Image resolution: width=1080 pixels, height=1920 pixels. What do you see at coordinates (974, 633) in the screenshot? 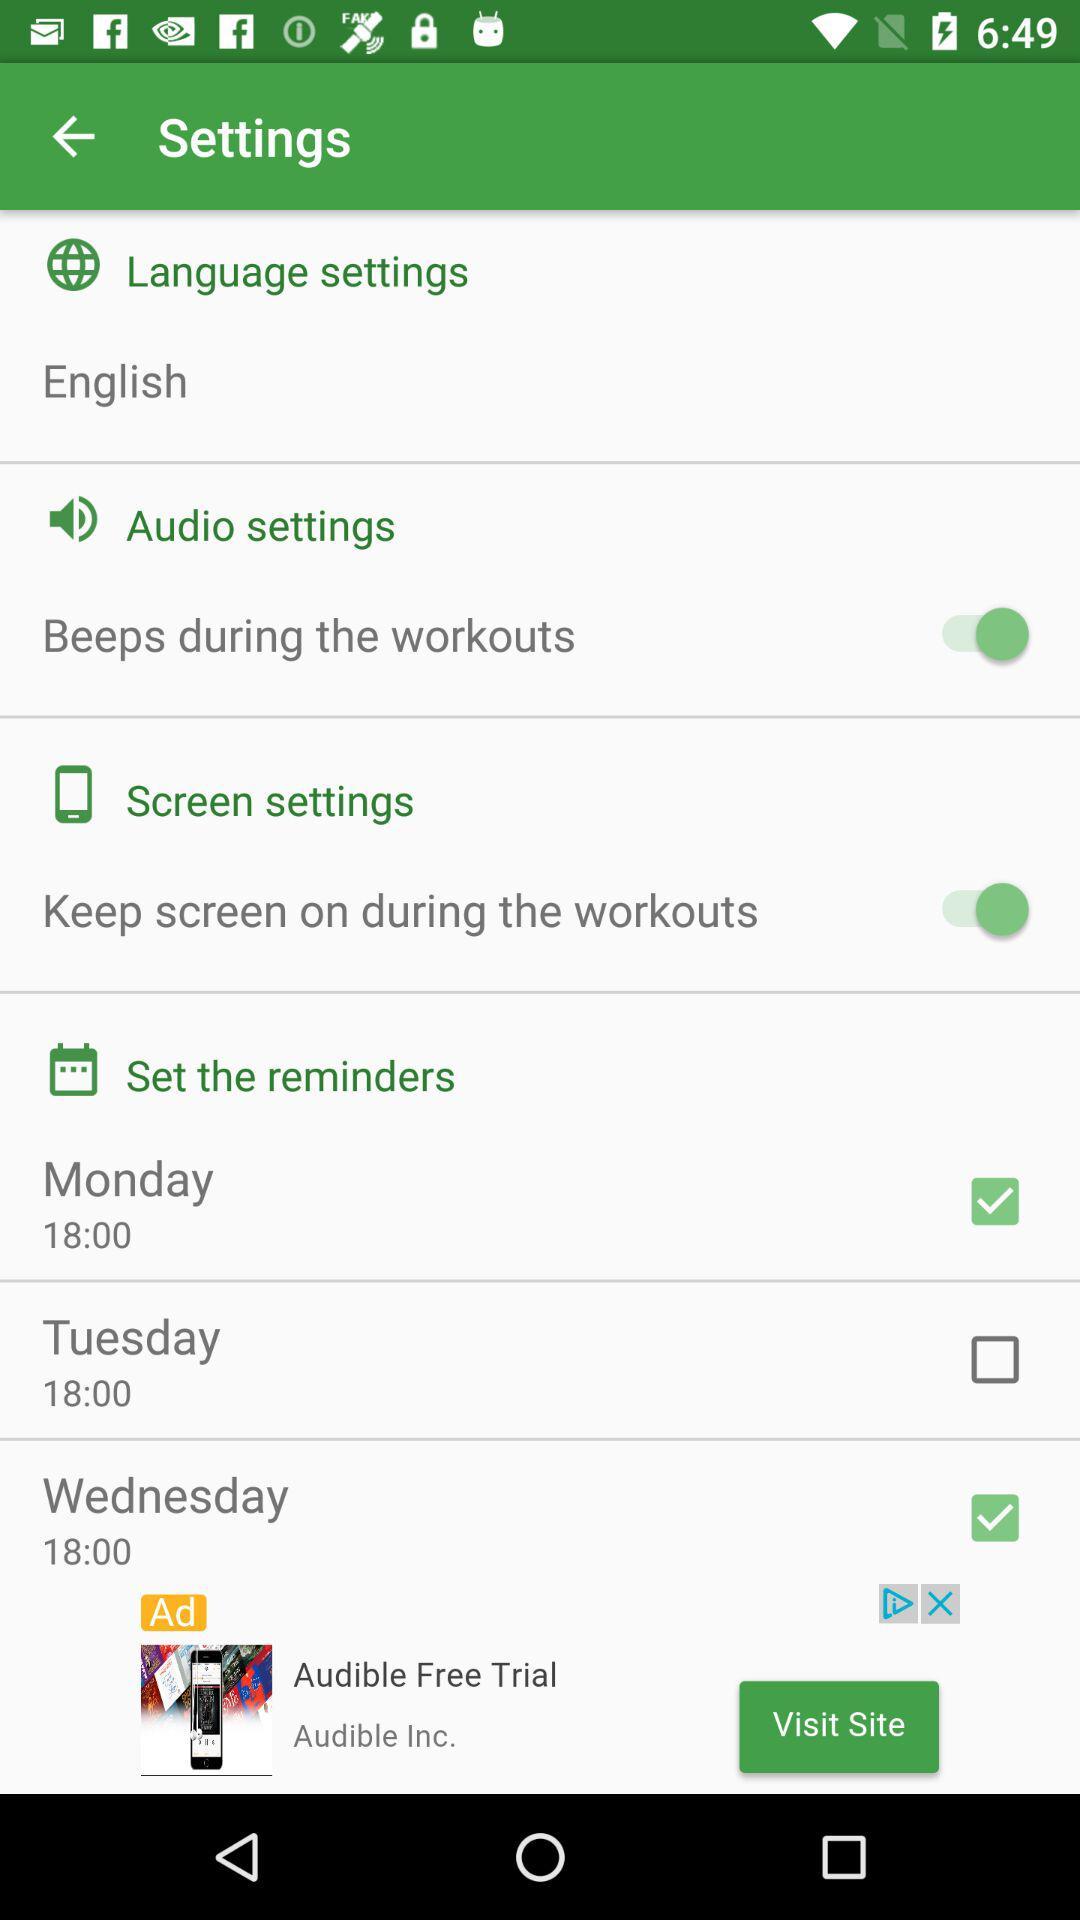
I see `set your audio adjust` at bounding box center [974, 633].